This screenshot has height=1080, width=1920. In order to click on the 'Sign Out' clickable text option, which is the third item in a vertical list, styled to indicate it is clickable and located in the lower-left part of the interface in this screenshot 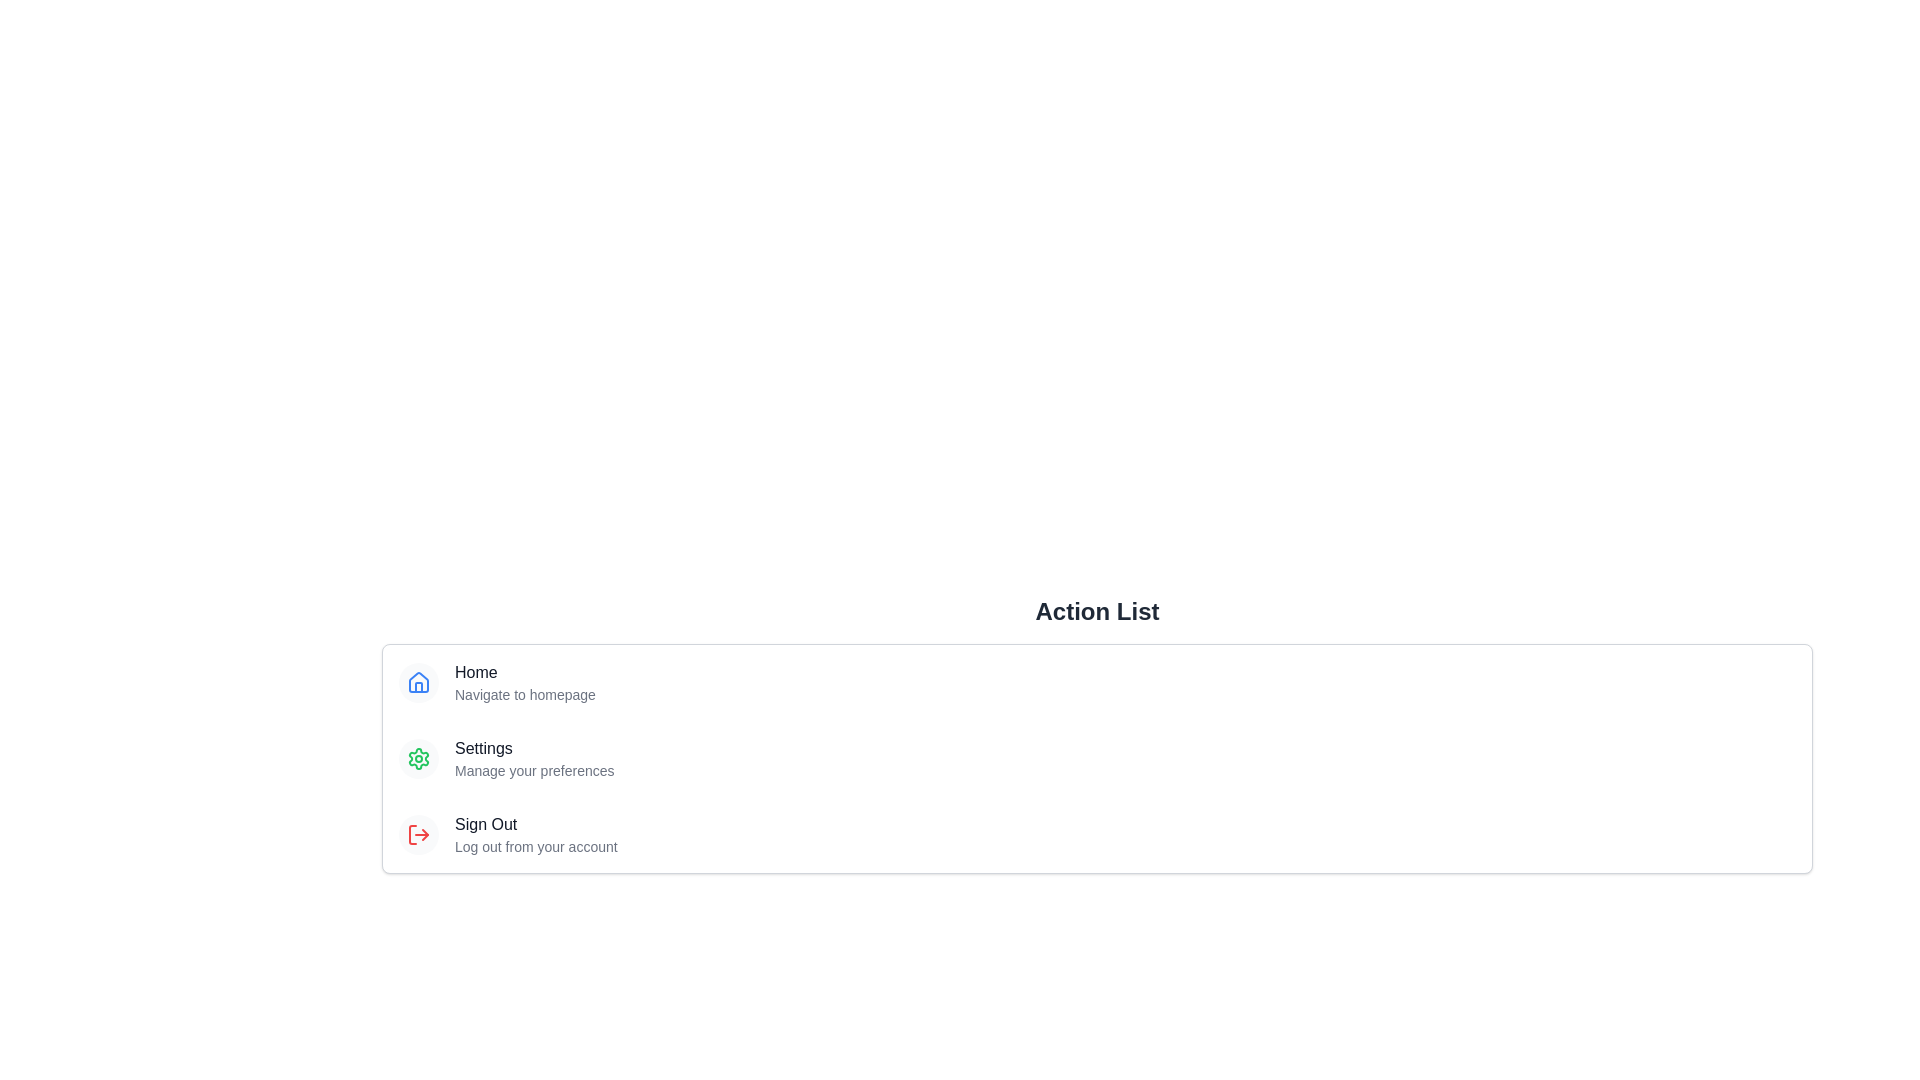, I will do `click(536, 834)`.